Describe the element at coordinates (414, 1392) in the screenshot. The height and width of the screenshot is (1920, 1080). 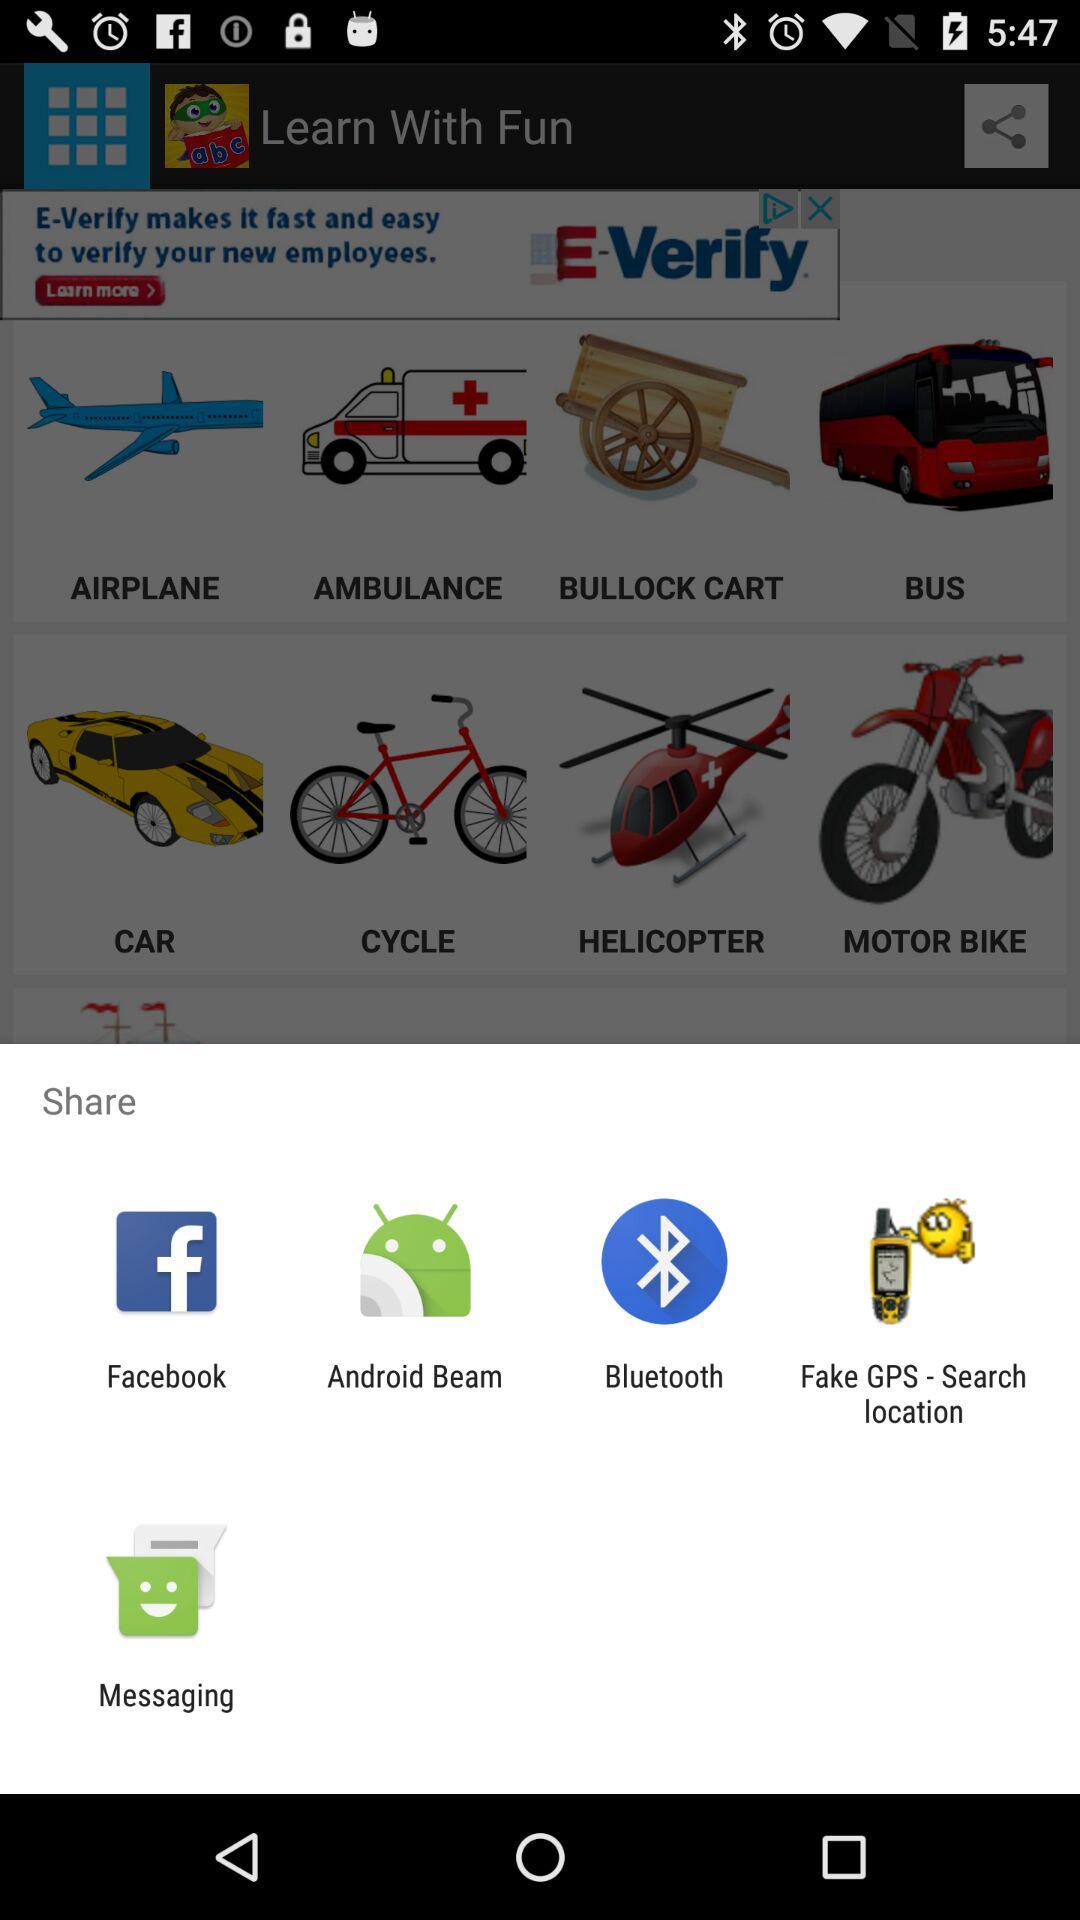
I see `item to the left of the bluetooth item` at that location.